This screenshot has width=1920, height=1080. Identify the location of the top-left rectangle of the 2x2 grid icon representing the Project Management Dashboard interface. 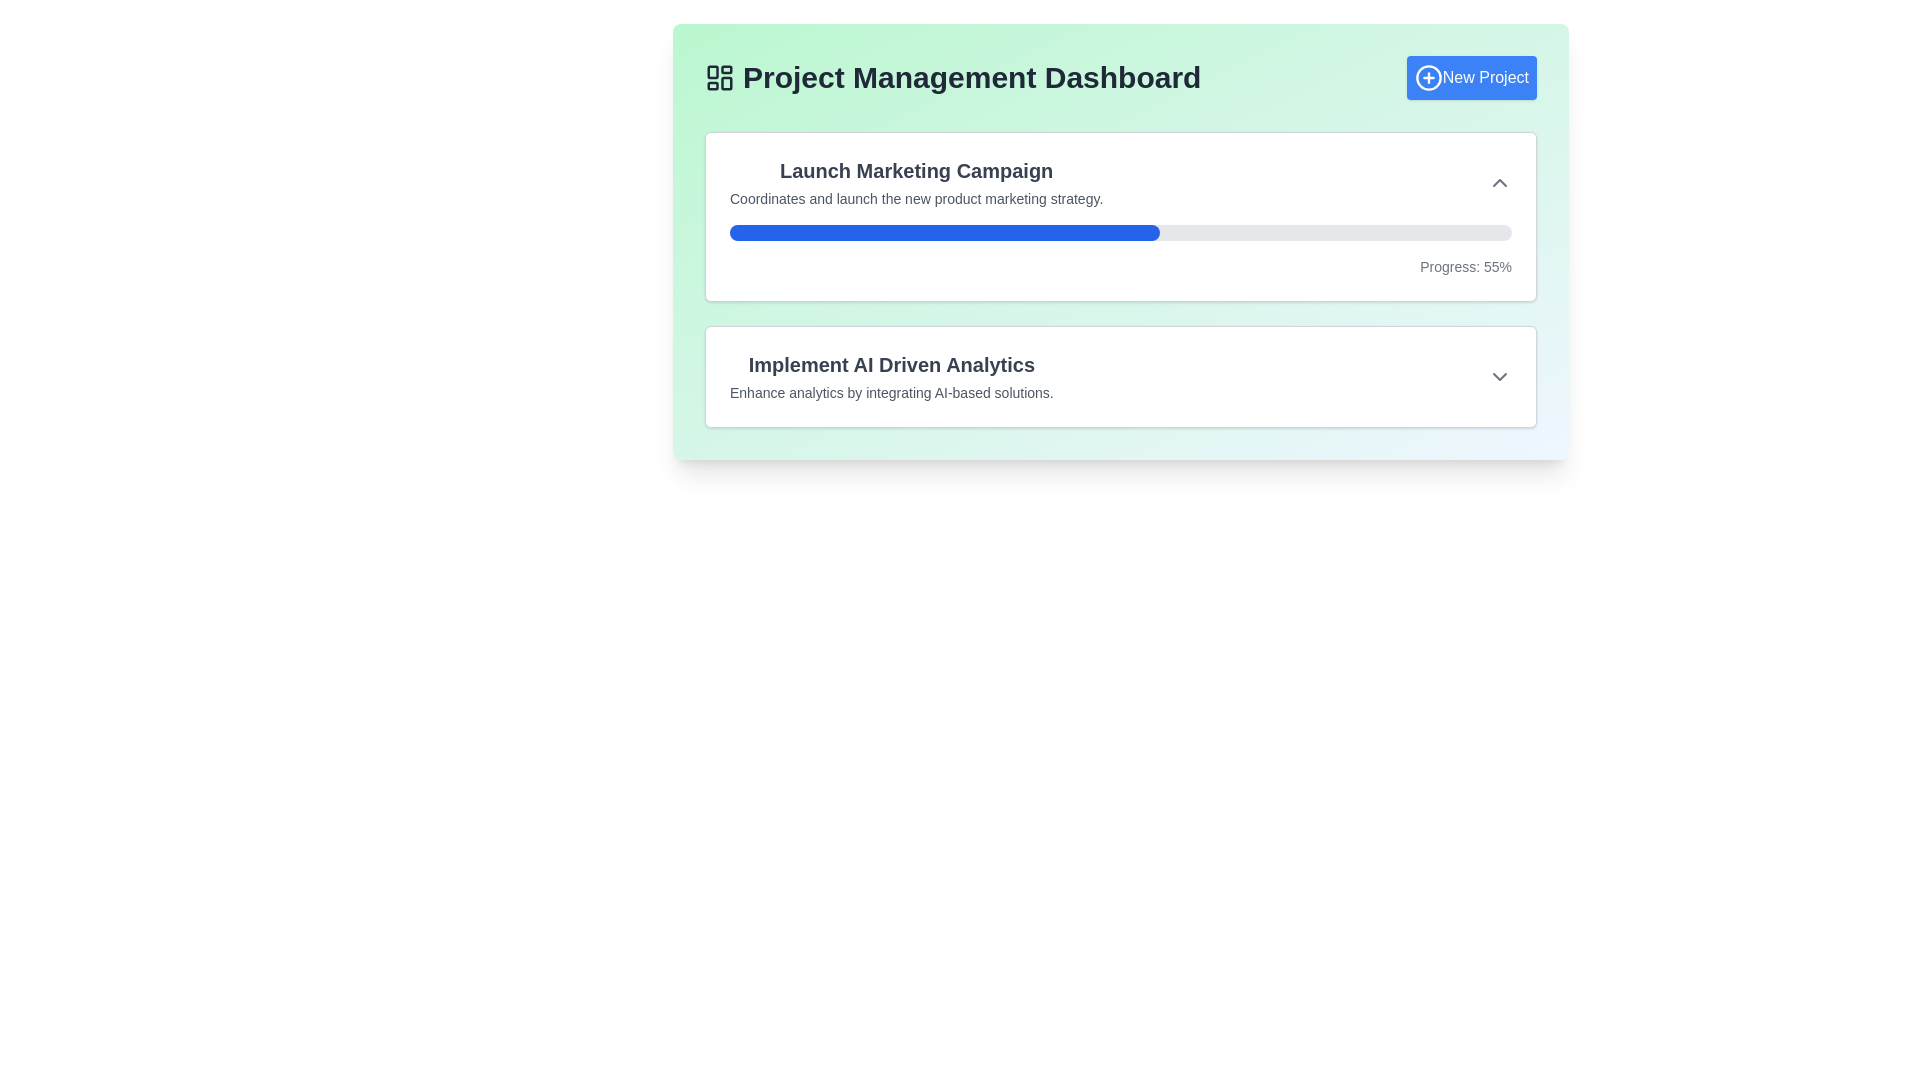
(713, 71).